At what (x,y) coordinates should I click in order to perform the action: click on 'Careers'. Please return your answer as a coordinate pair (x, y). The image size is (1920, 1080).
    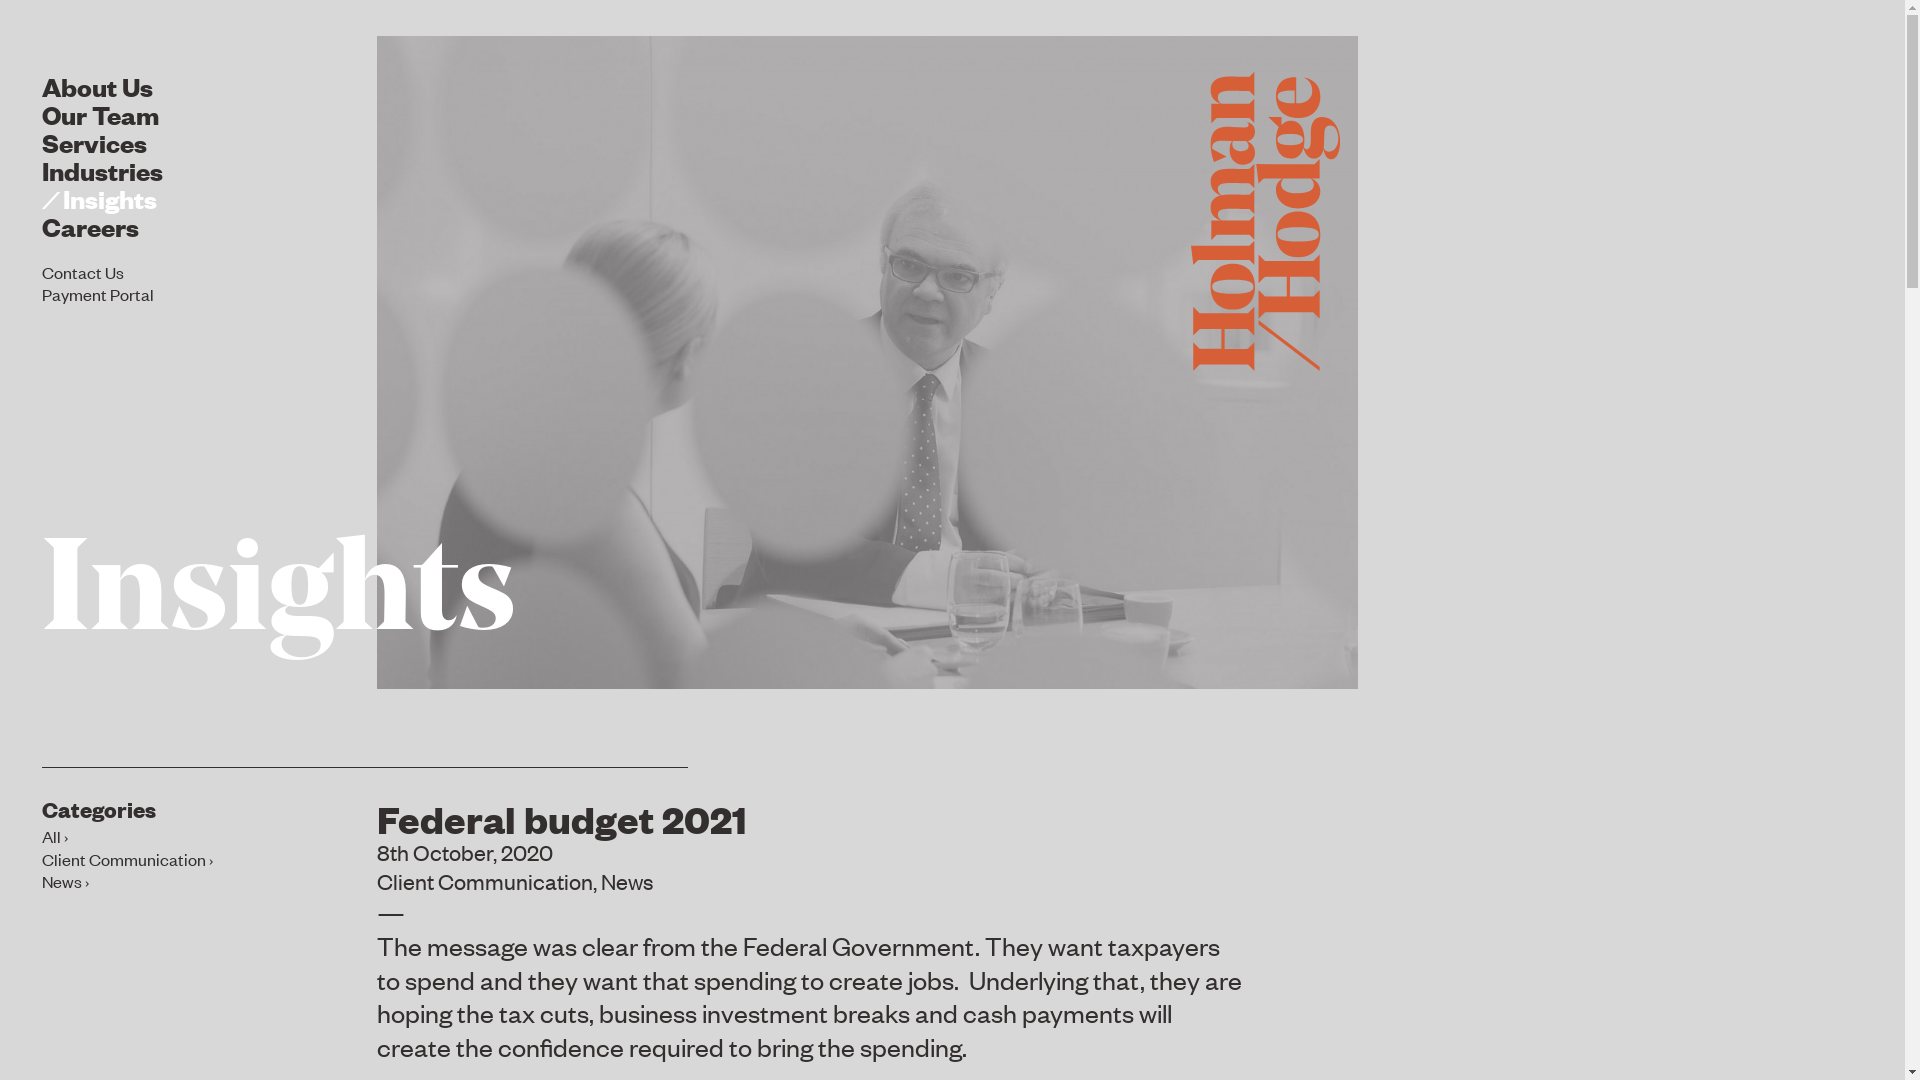
    Looking at the image, I should click on (89, 225).